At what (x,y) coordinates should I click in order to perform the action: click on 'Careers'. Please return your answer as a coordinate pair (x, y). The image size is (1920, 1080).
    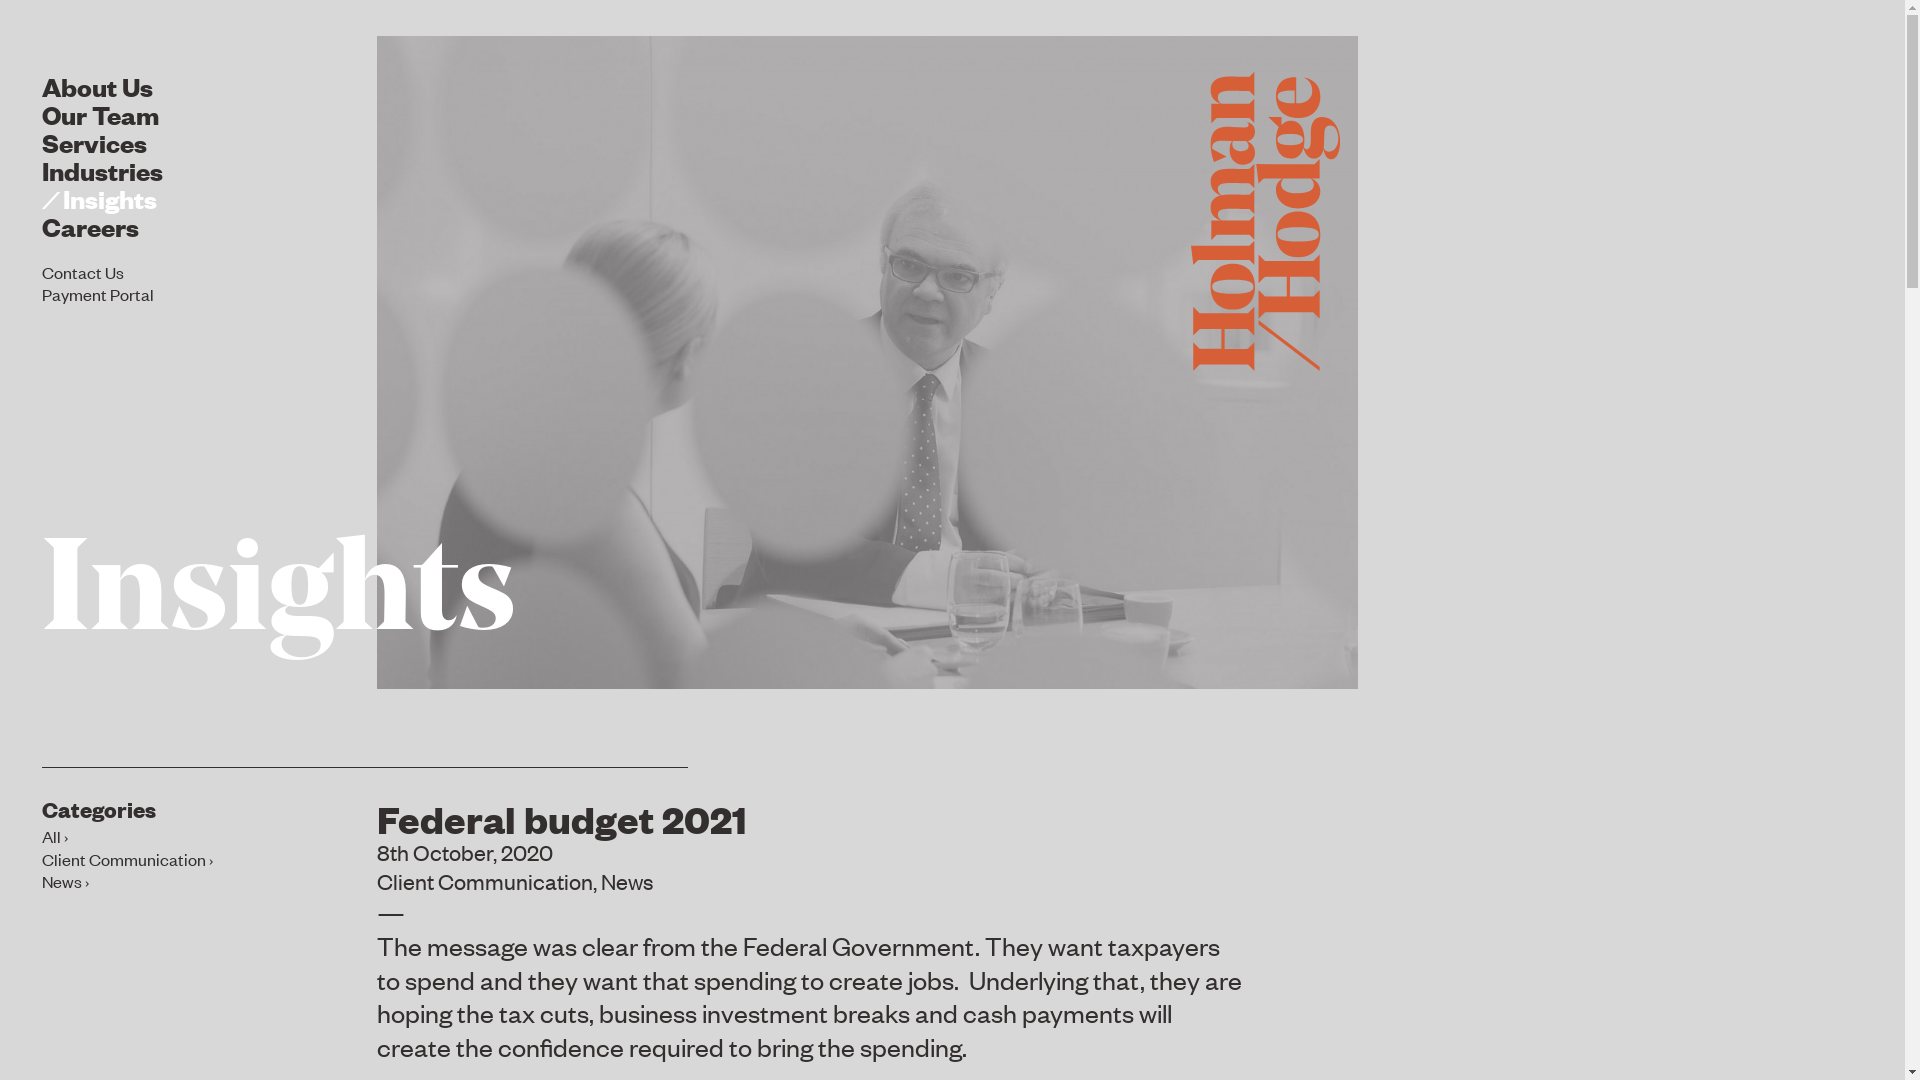
    Looking at the image, I should click on (89, 225).